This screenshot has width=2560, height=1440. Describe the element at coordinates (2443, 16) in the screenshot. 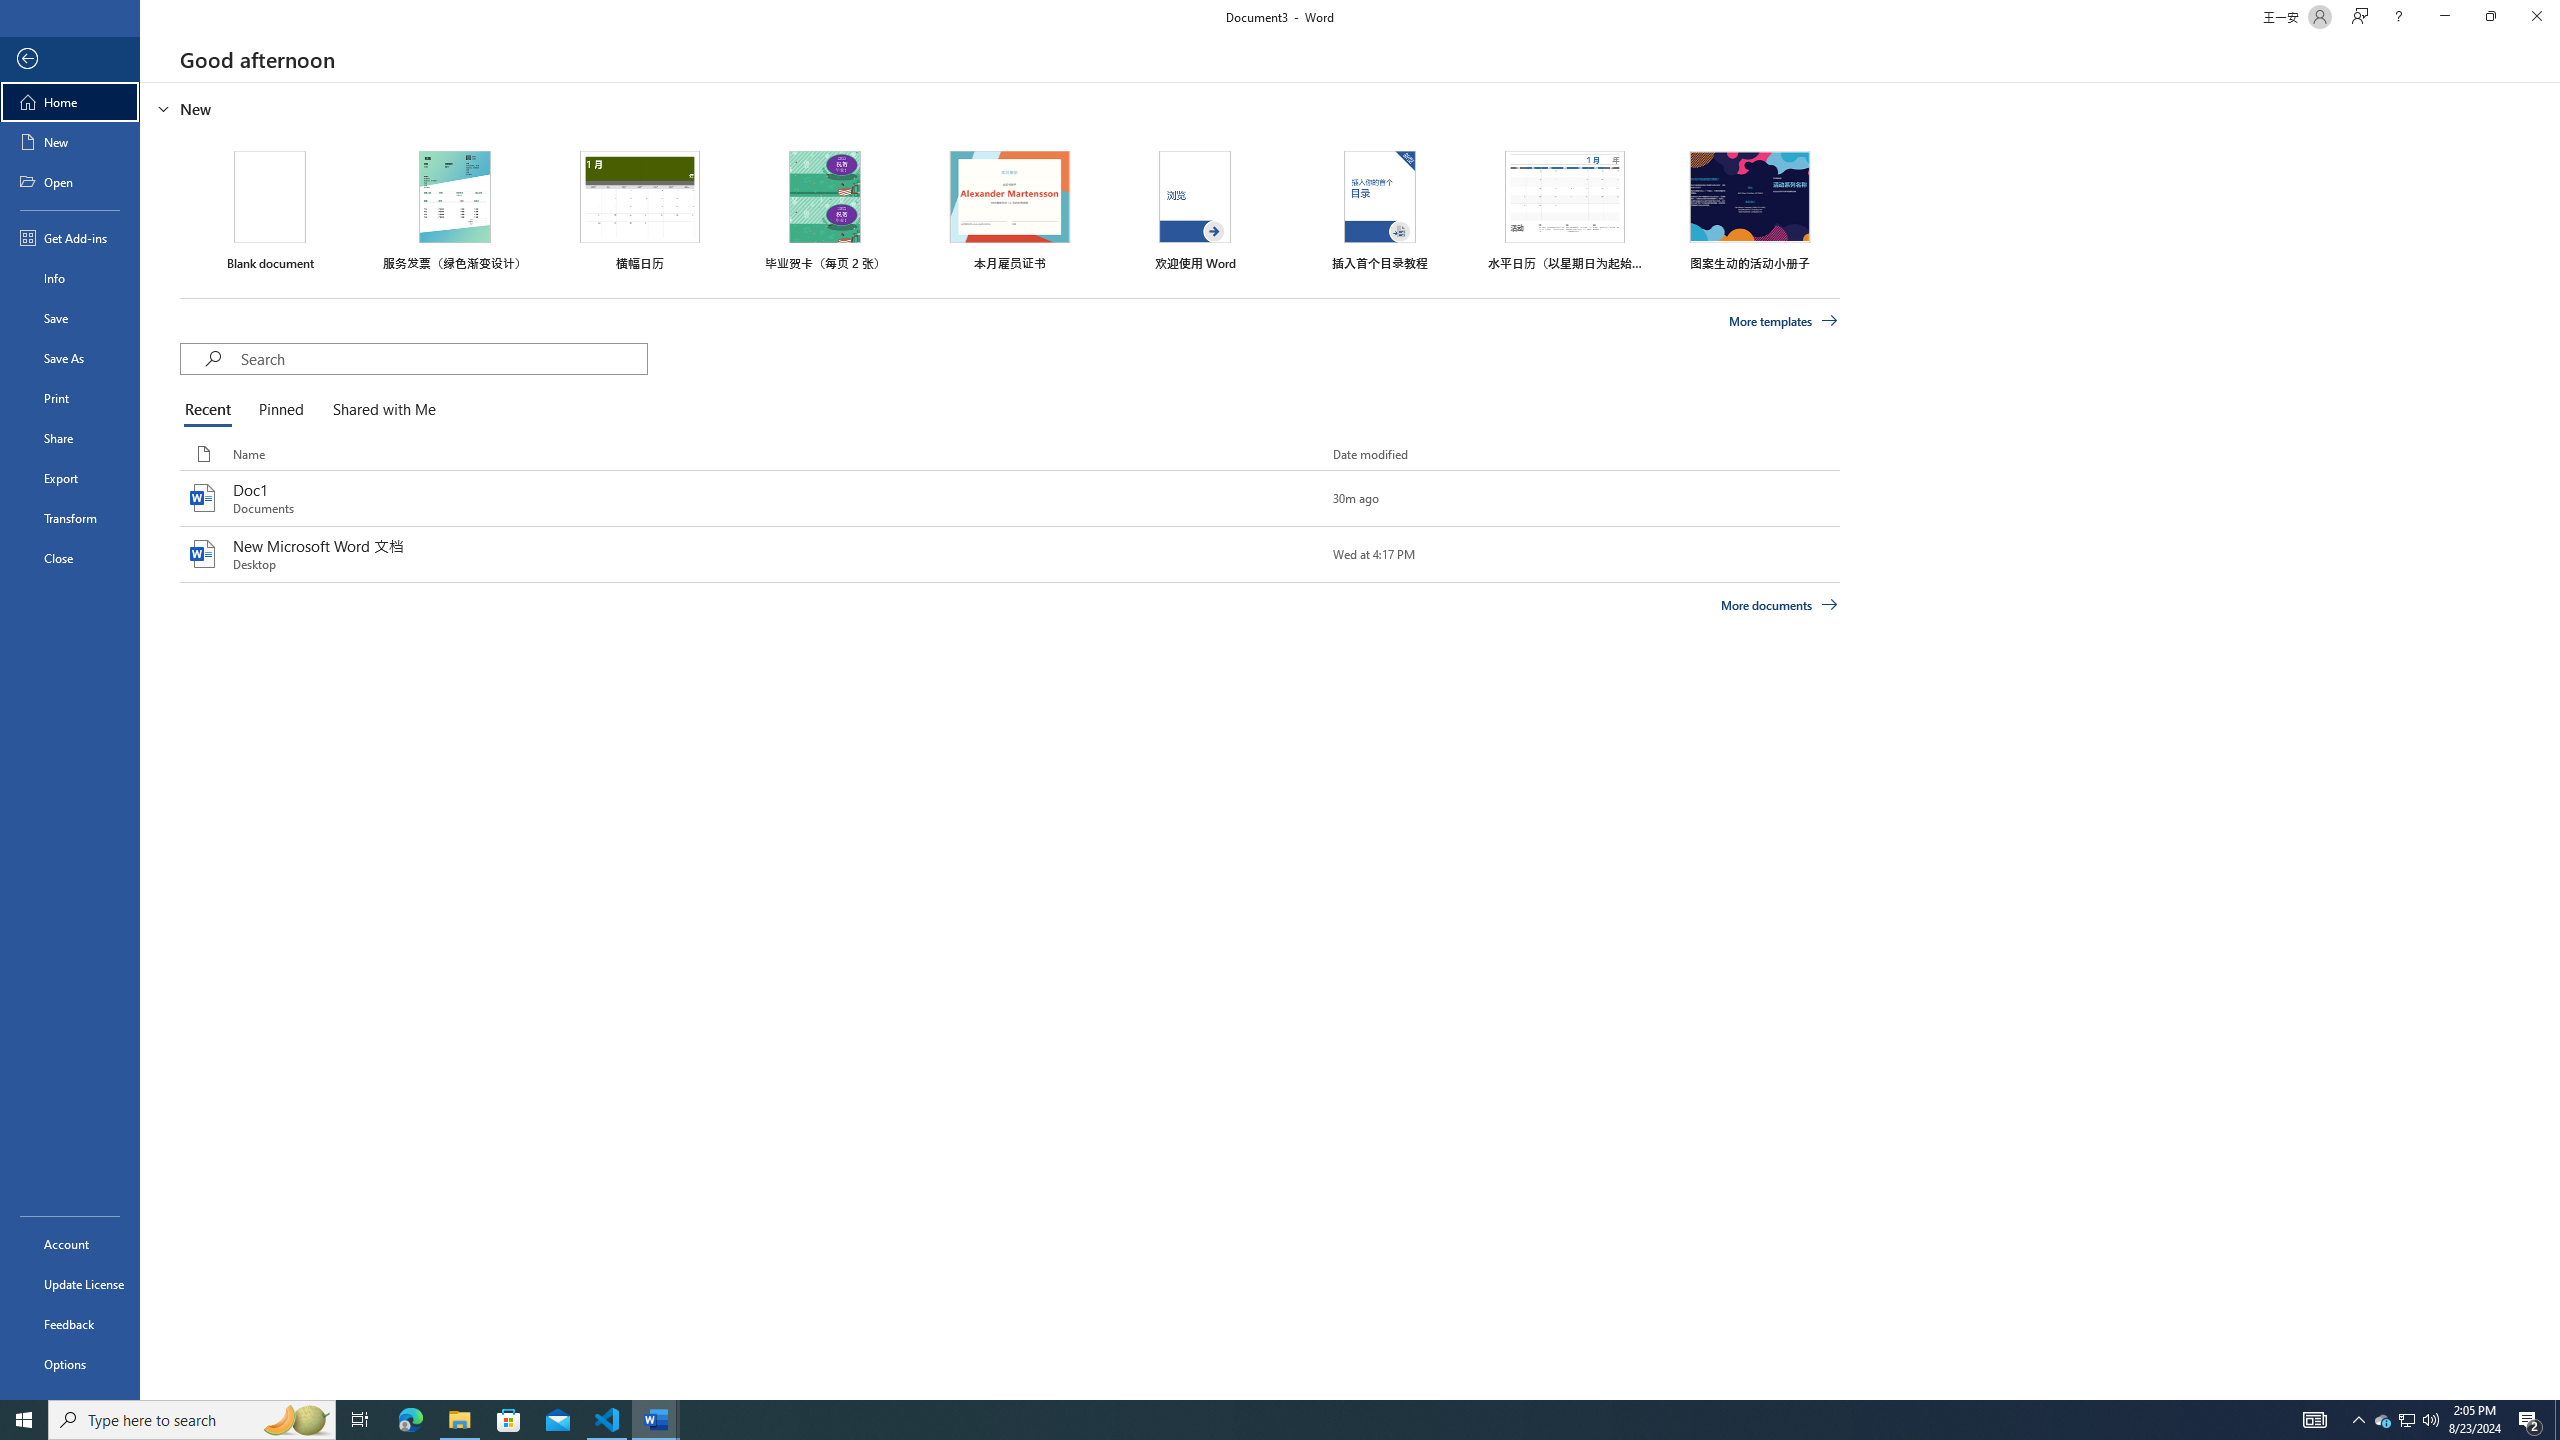

I see `'Minimize'` at that location.